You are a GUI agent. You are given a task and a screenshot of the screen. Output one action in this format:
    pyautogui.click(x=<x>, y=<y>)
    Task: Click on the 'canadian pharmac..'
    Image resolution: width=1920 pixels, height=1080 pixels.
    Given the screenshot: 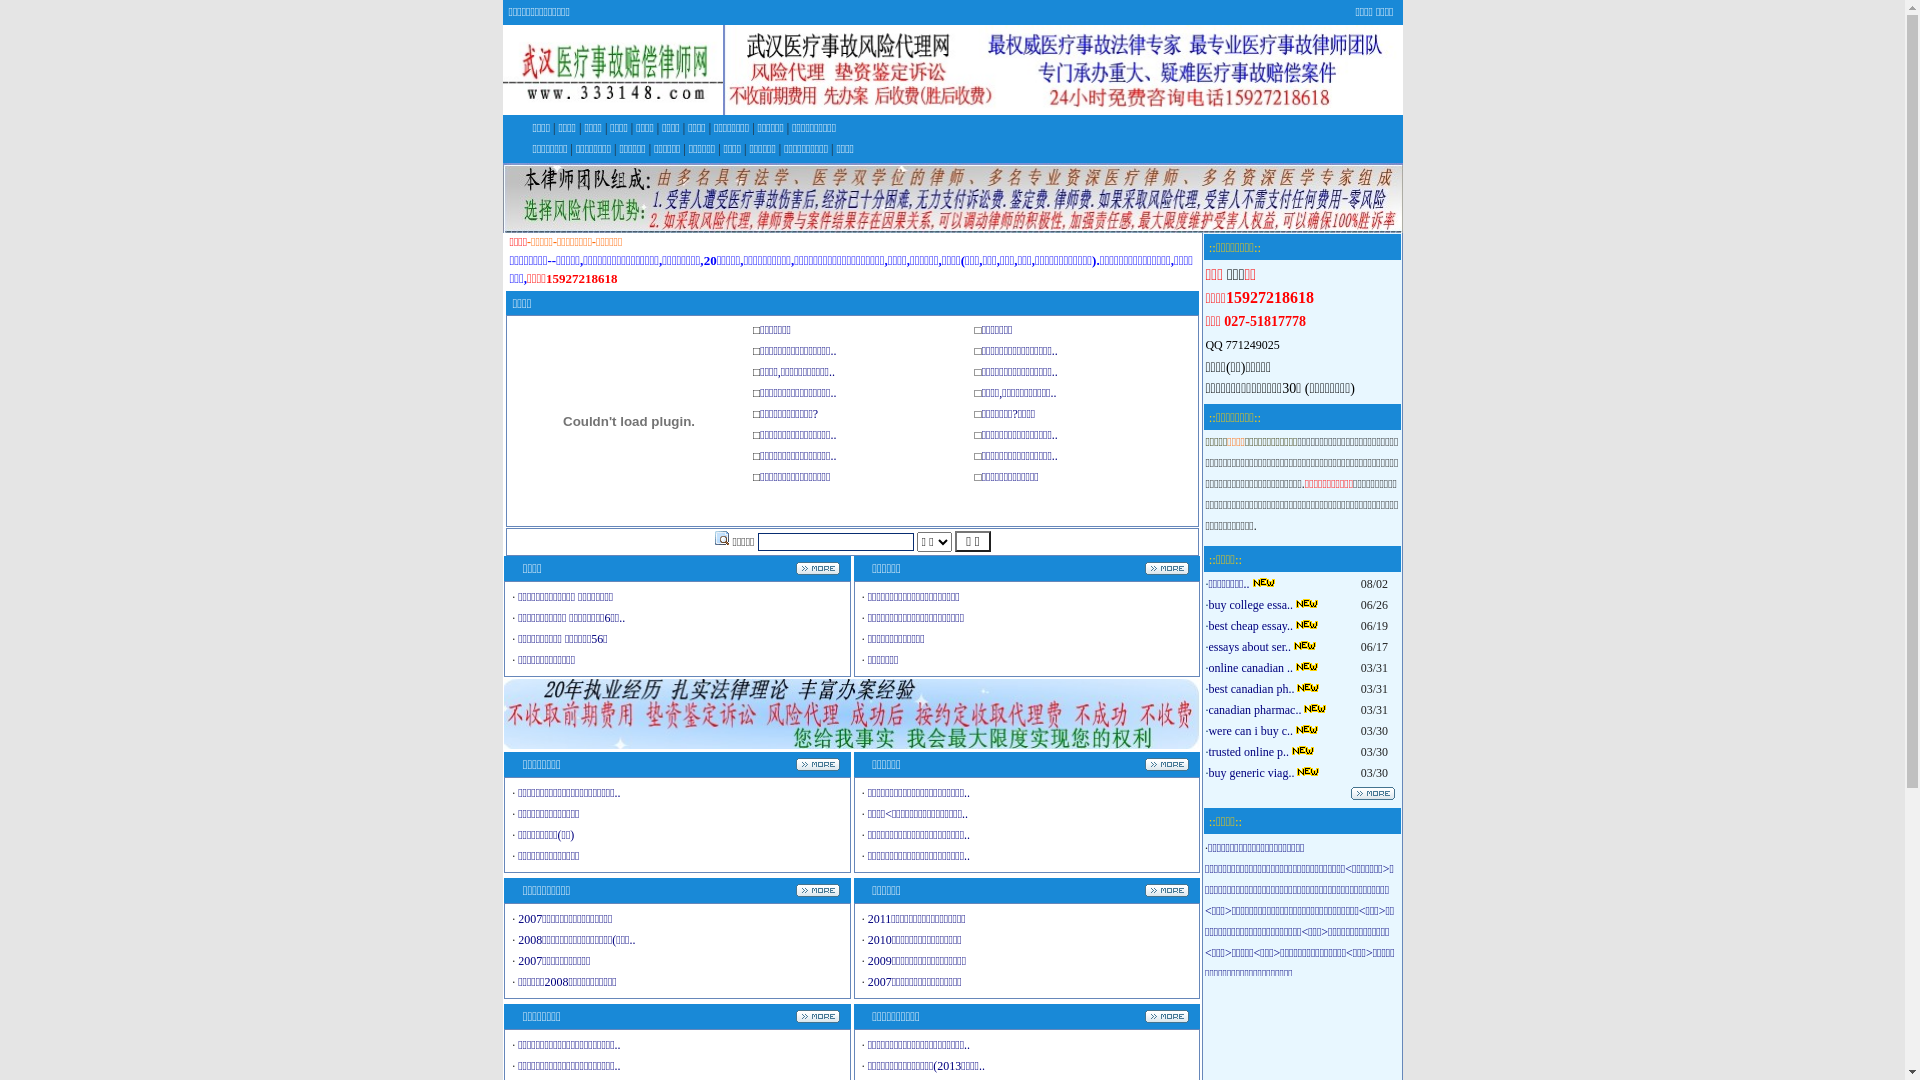 What is the action you would take?
    pyautogui.click(x=1253, y=708)
    